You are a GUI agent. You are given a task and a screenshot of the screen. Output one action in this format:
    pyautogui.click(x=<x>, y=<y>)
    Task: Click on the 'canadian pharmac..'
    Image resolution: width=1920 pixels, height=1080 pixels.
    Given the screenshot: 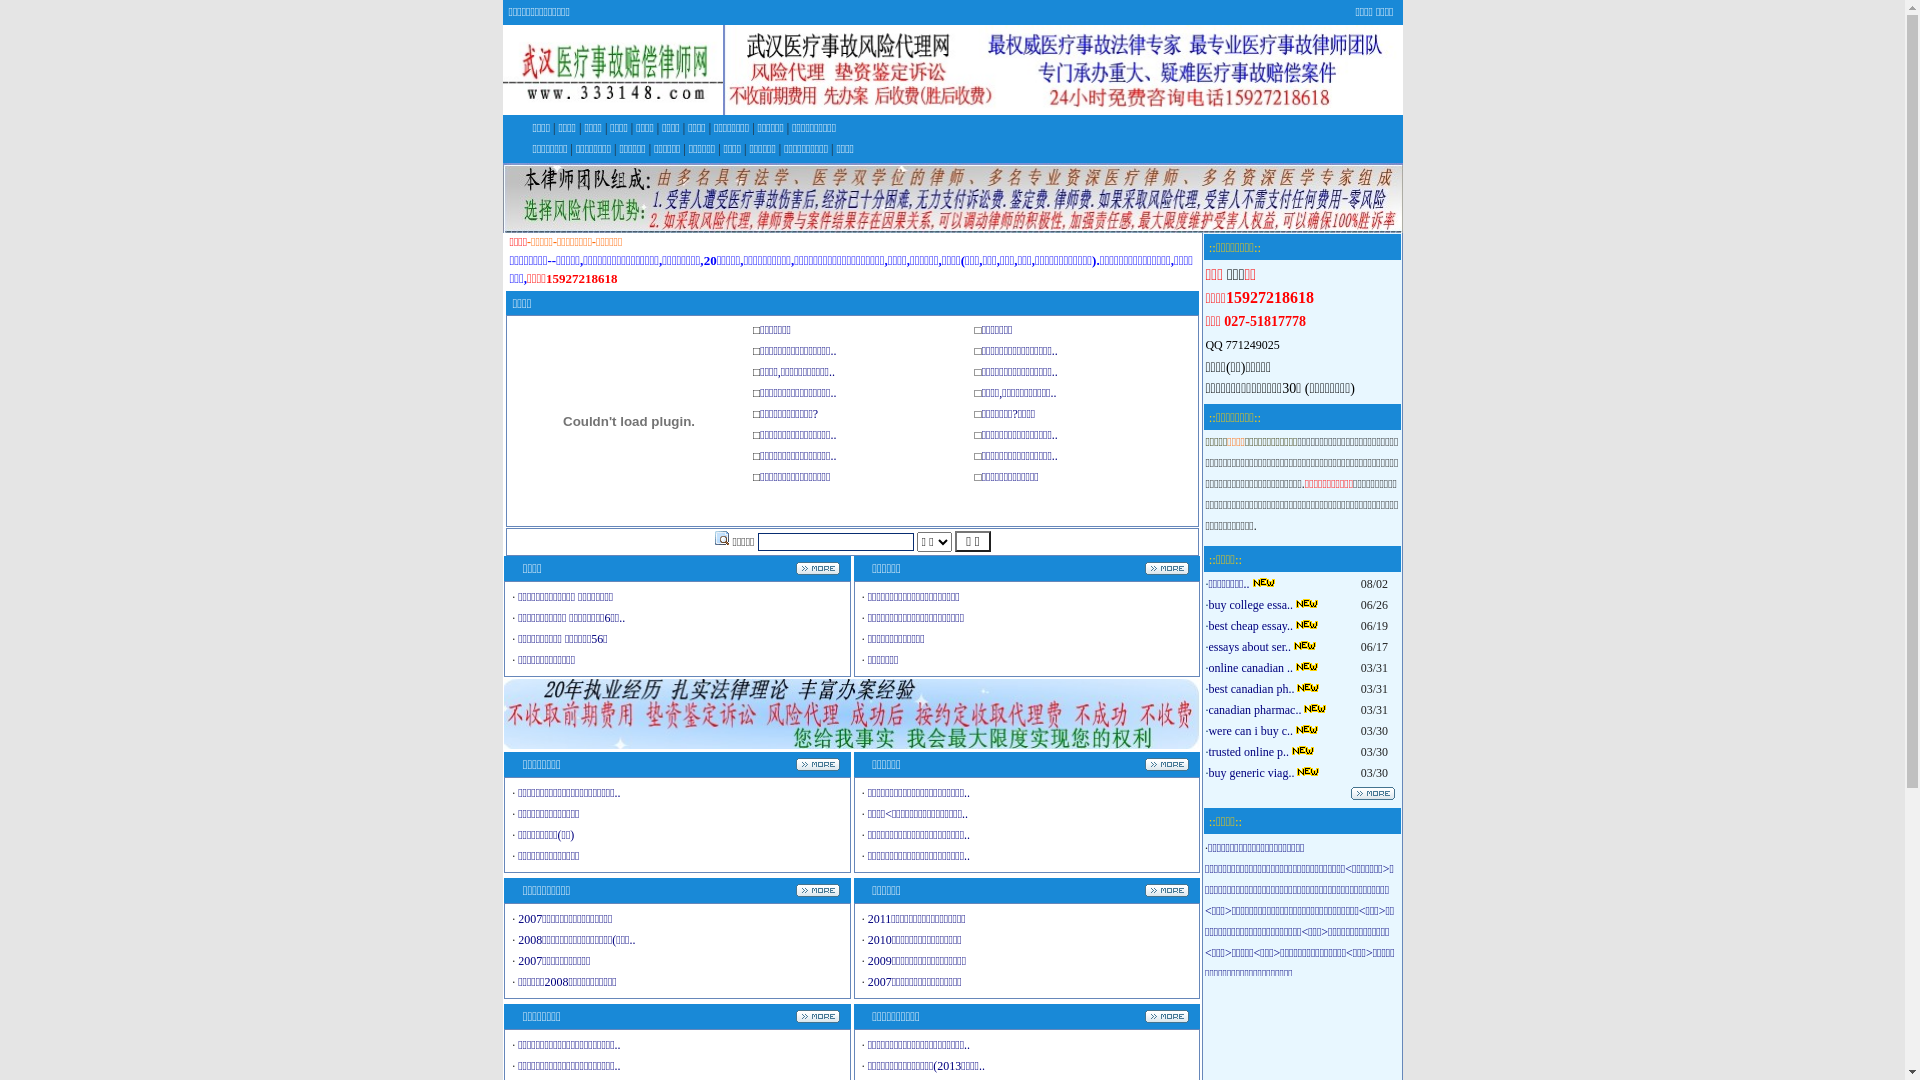 What is the action you would take?
    pyautogui.click(x=1253, y=708)
    